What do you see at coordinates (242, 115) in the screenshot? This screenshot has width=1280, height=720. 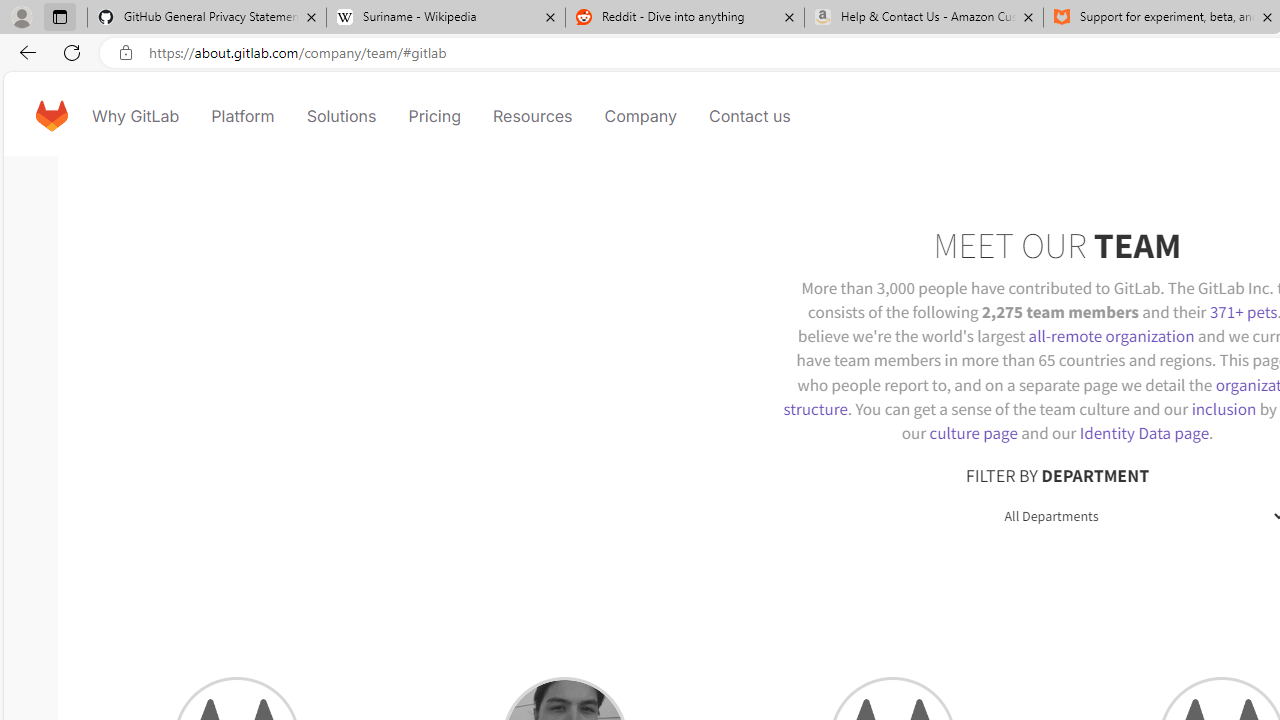 I see `'Platform'` at bounding box center [242, 115].